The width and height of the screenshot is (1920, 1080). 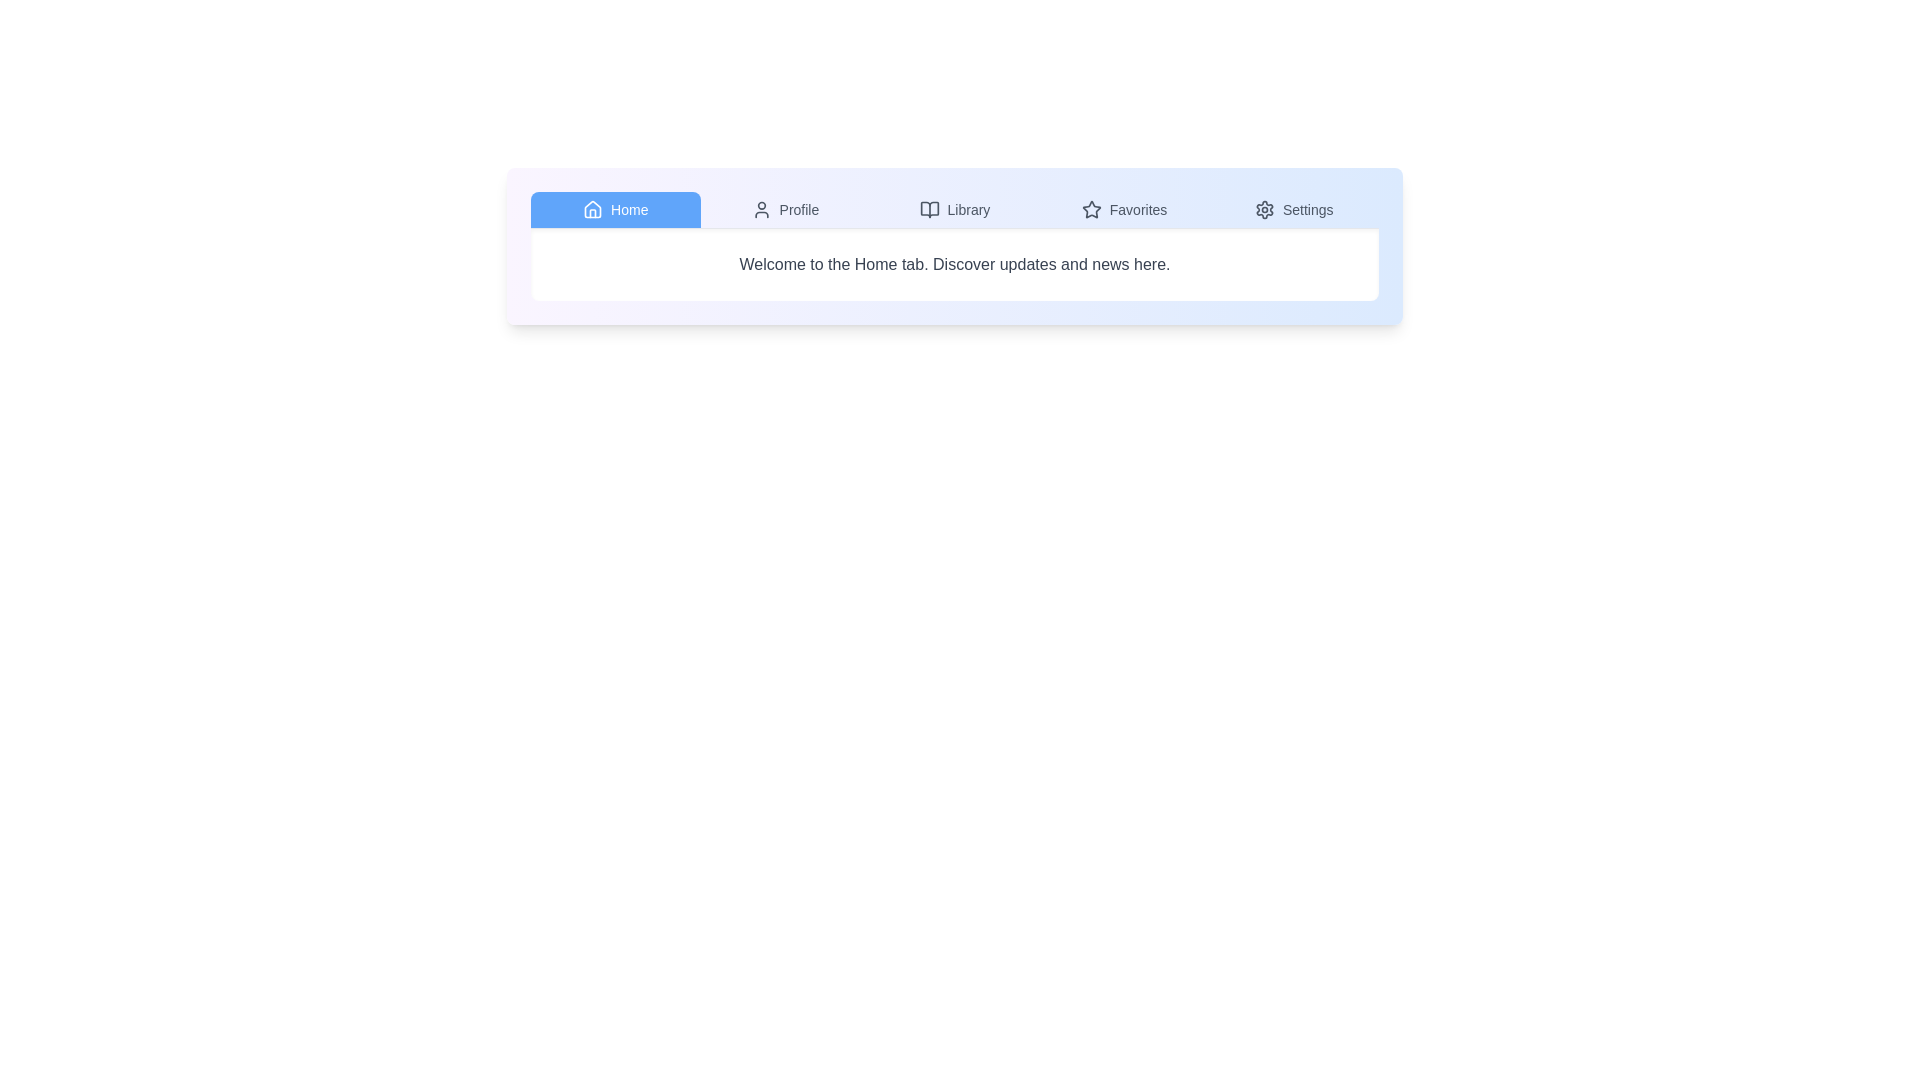 What do you see at coordinates (1294, 209) in the screenshot?
I see `the settings button located at the far right of the horizontal navigation bar` at bounding box center [1294, 209].